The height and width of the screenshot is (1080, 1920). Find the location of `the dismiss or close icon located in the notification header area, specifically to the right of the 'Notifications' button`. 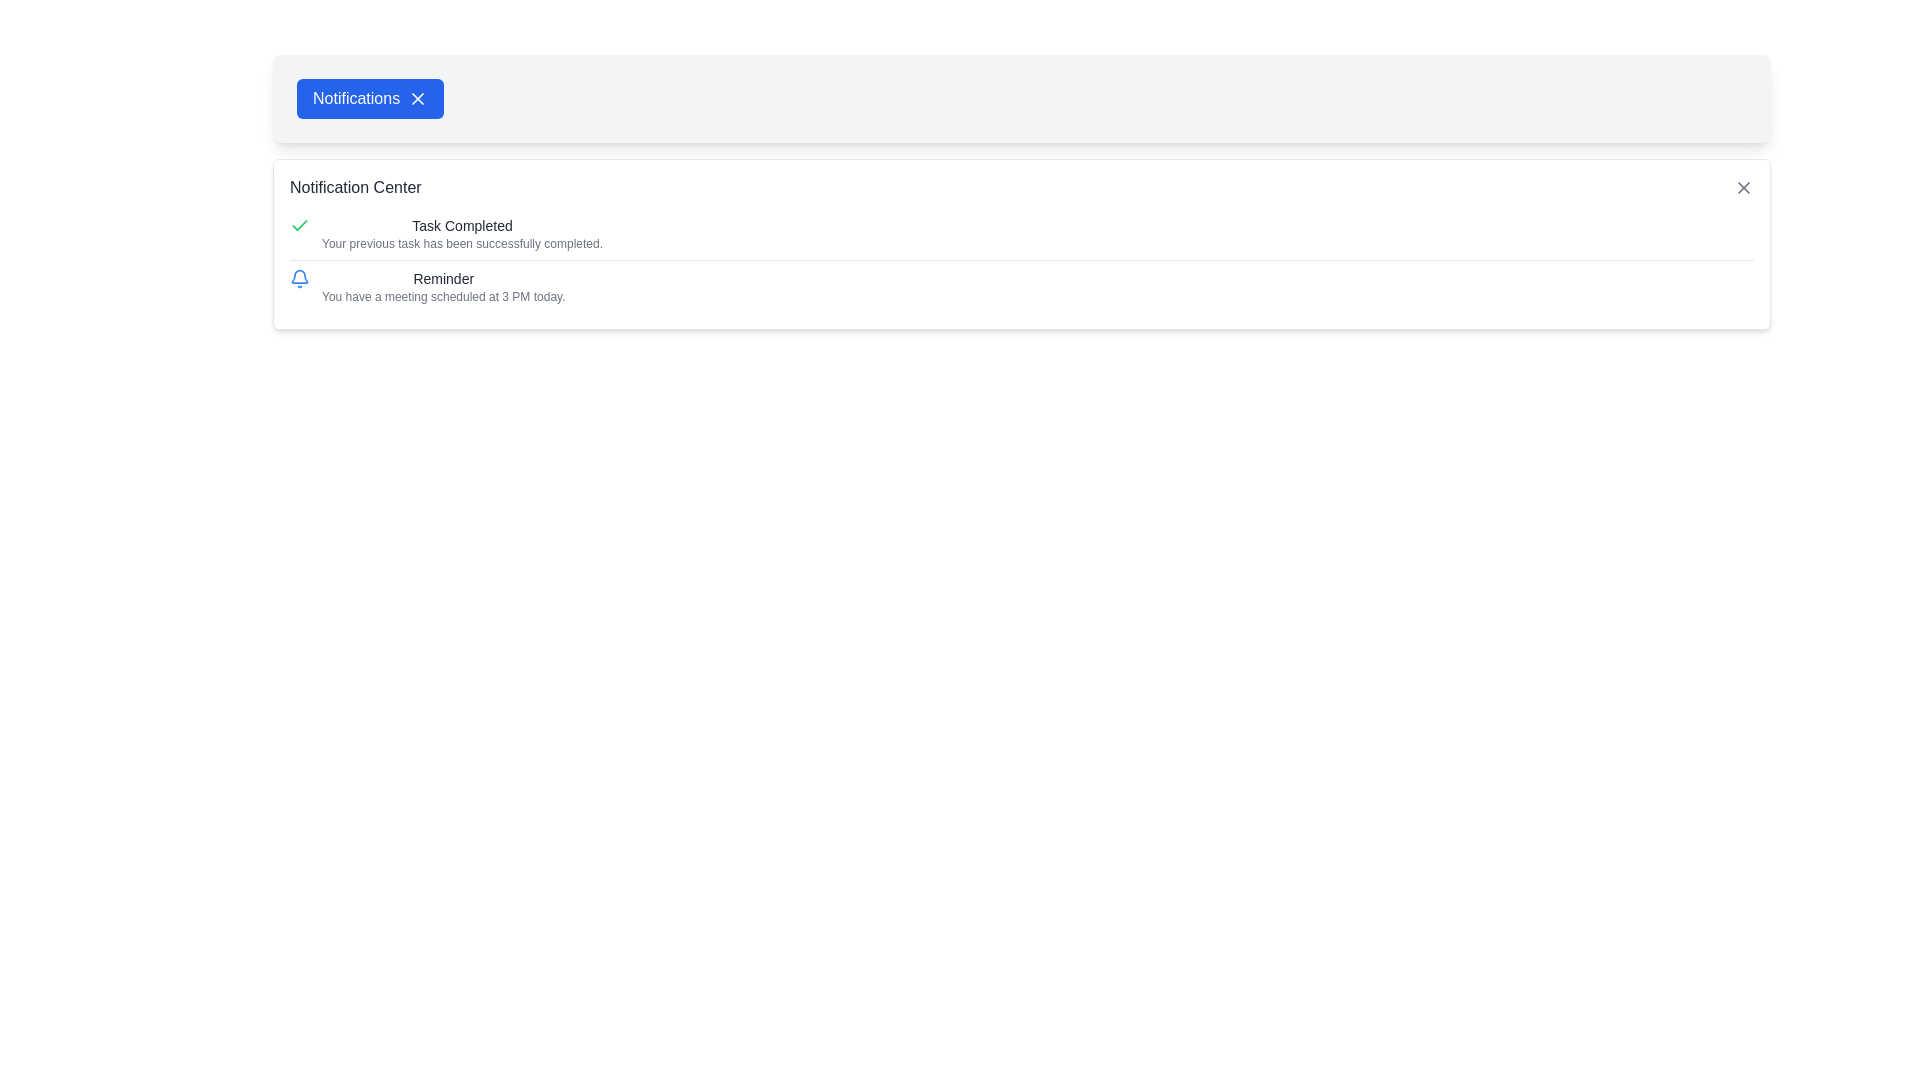

the dismiss or close icon located in the notification header area, specifically to the right of the 'Notifications' button is located at coordinates (417, 99).